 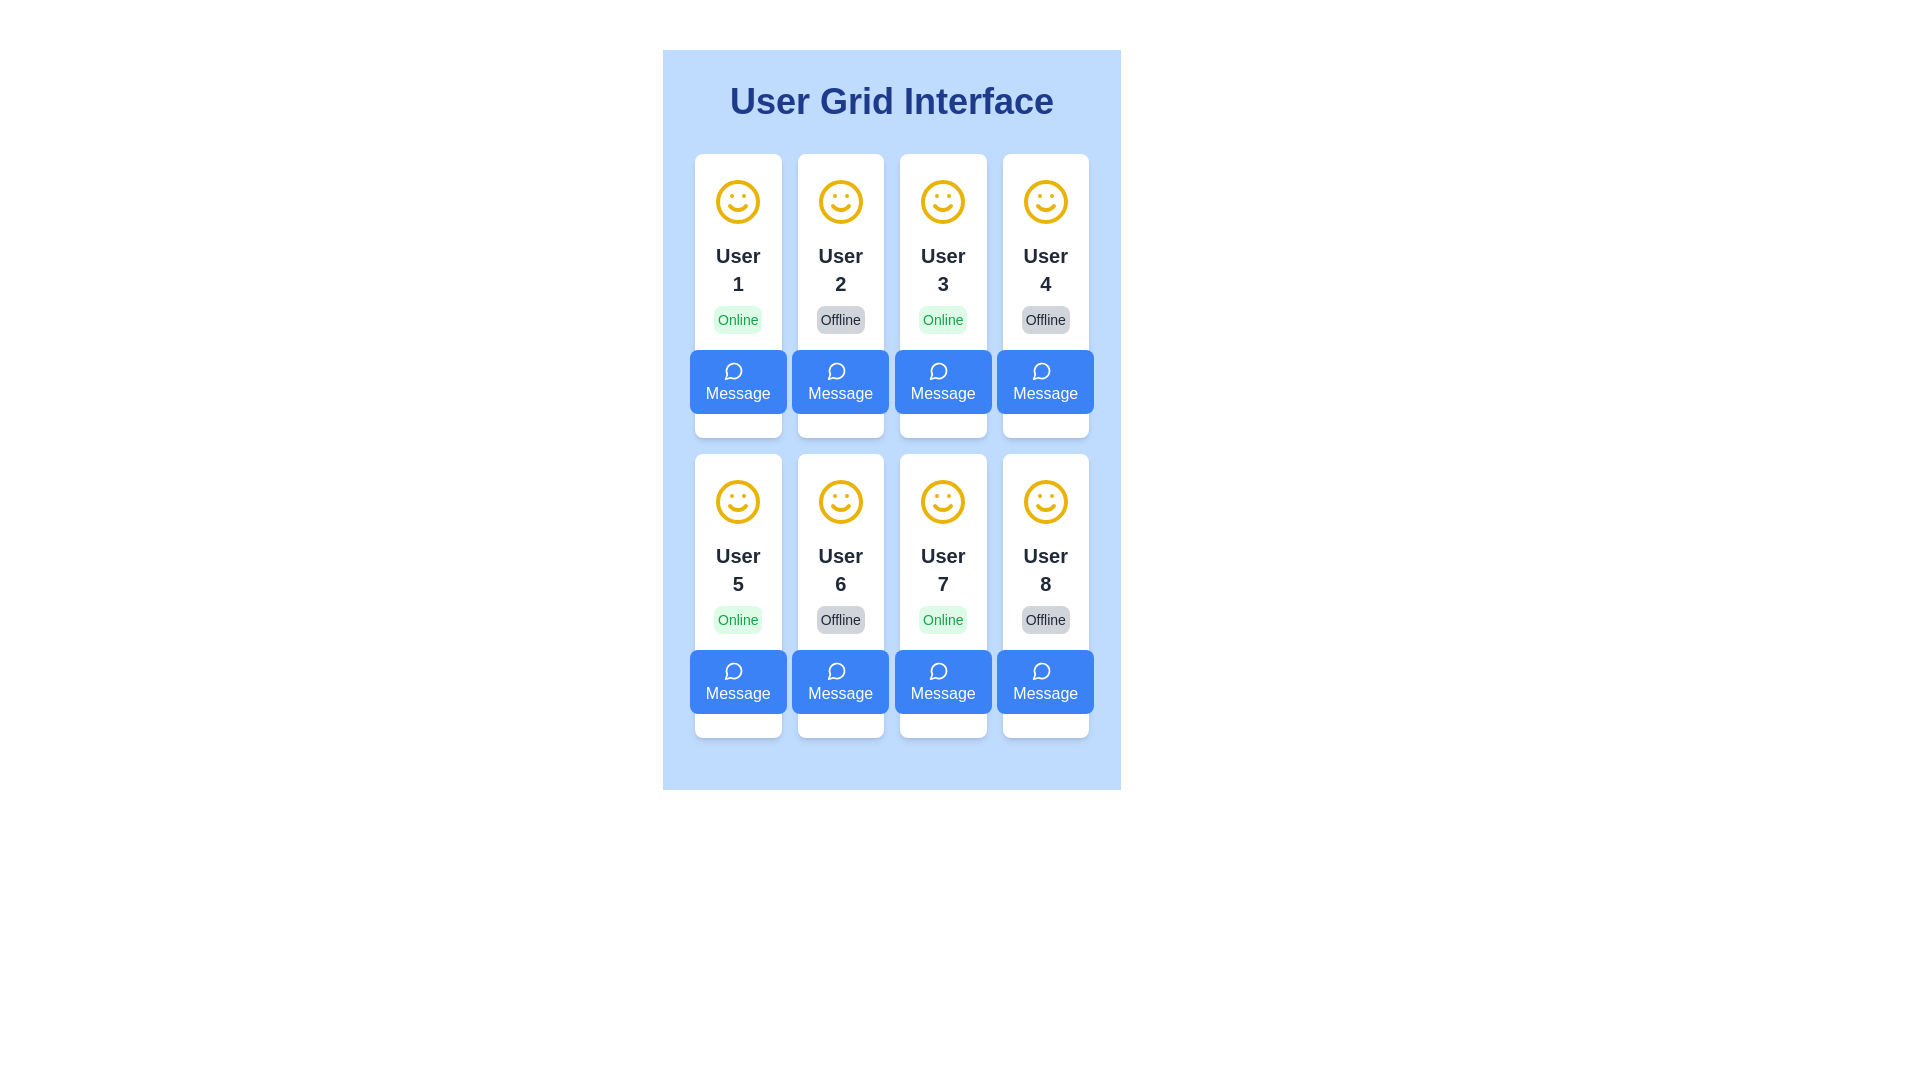 What do you see at coordinates (737, 500) in the screenshot?
I see `the circular smiling face icon outlined in yellow, located above the text 'User 5' in the user grid layout` at bounding box center [737, 500].